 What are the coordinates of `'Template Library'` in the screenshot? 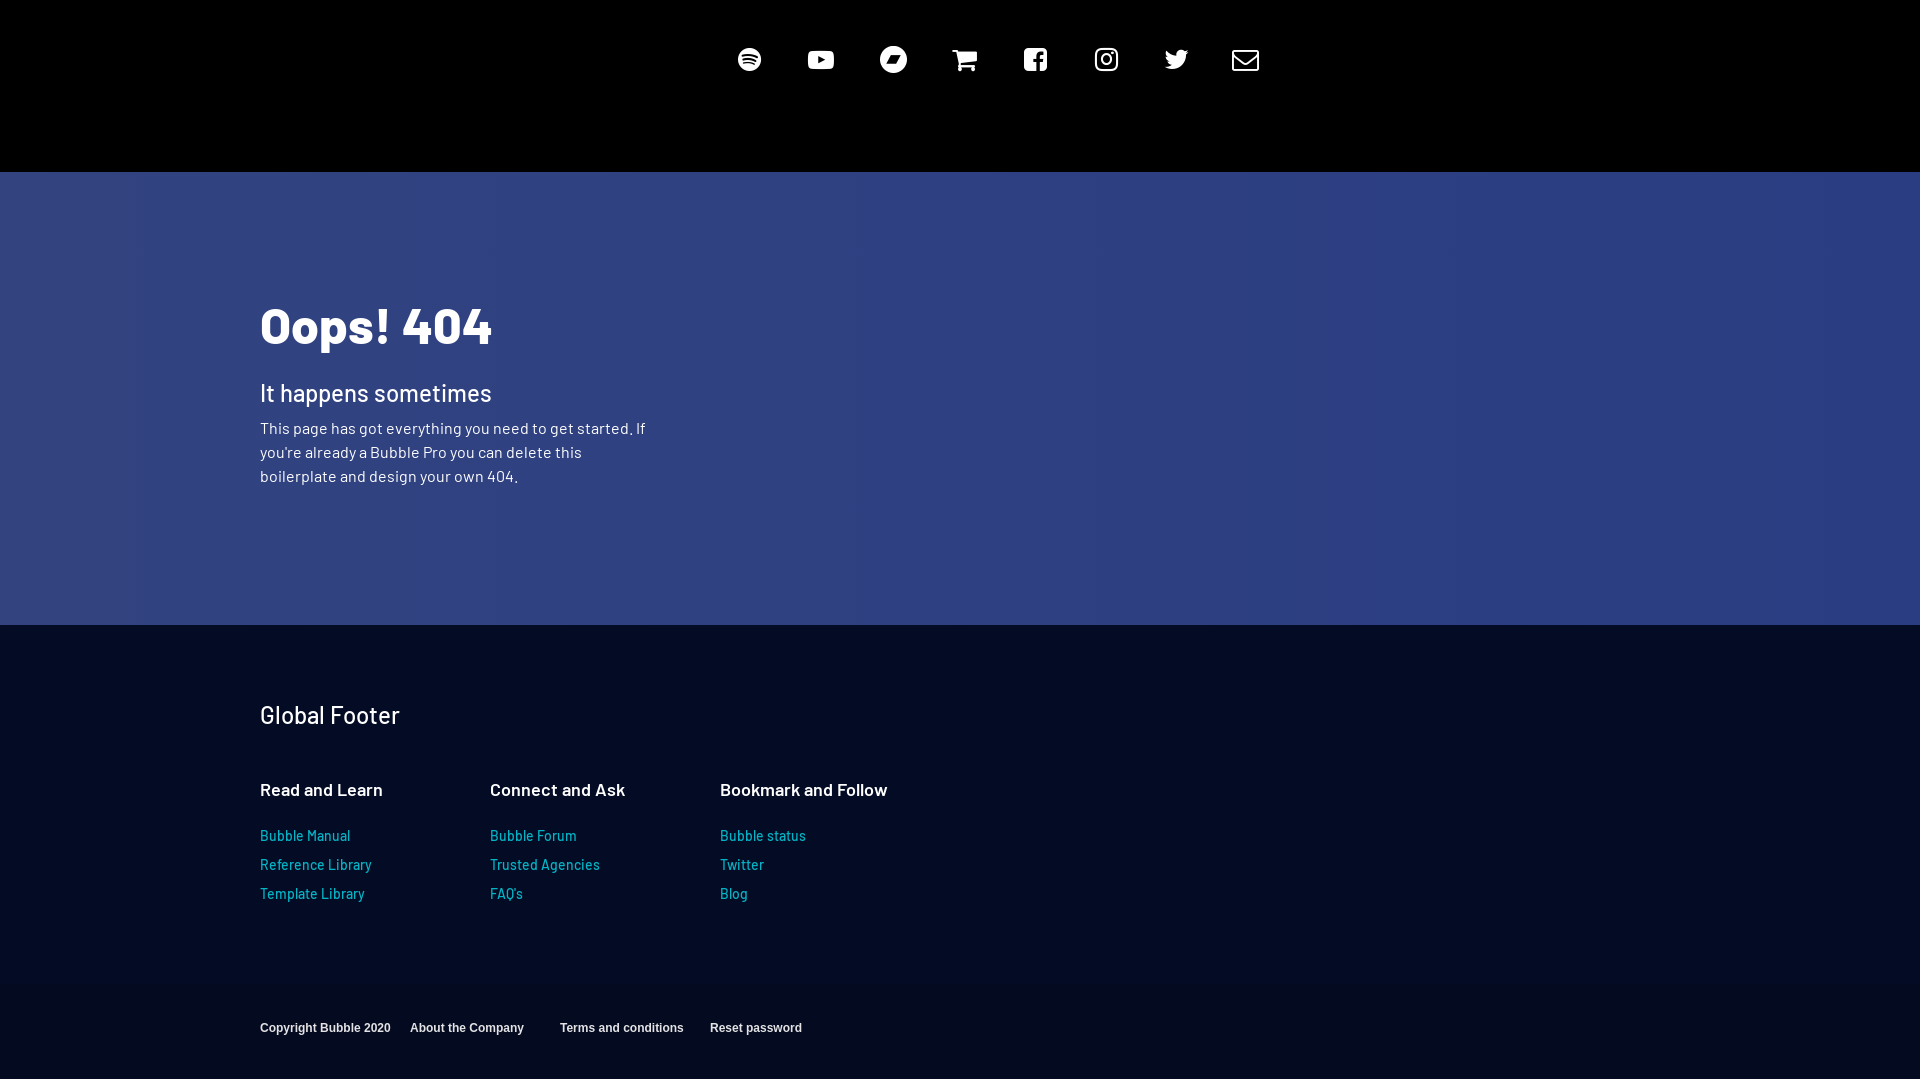 It's located at (335, 901).